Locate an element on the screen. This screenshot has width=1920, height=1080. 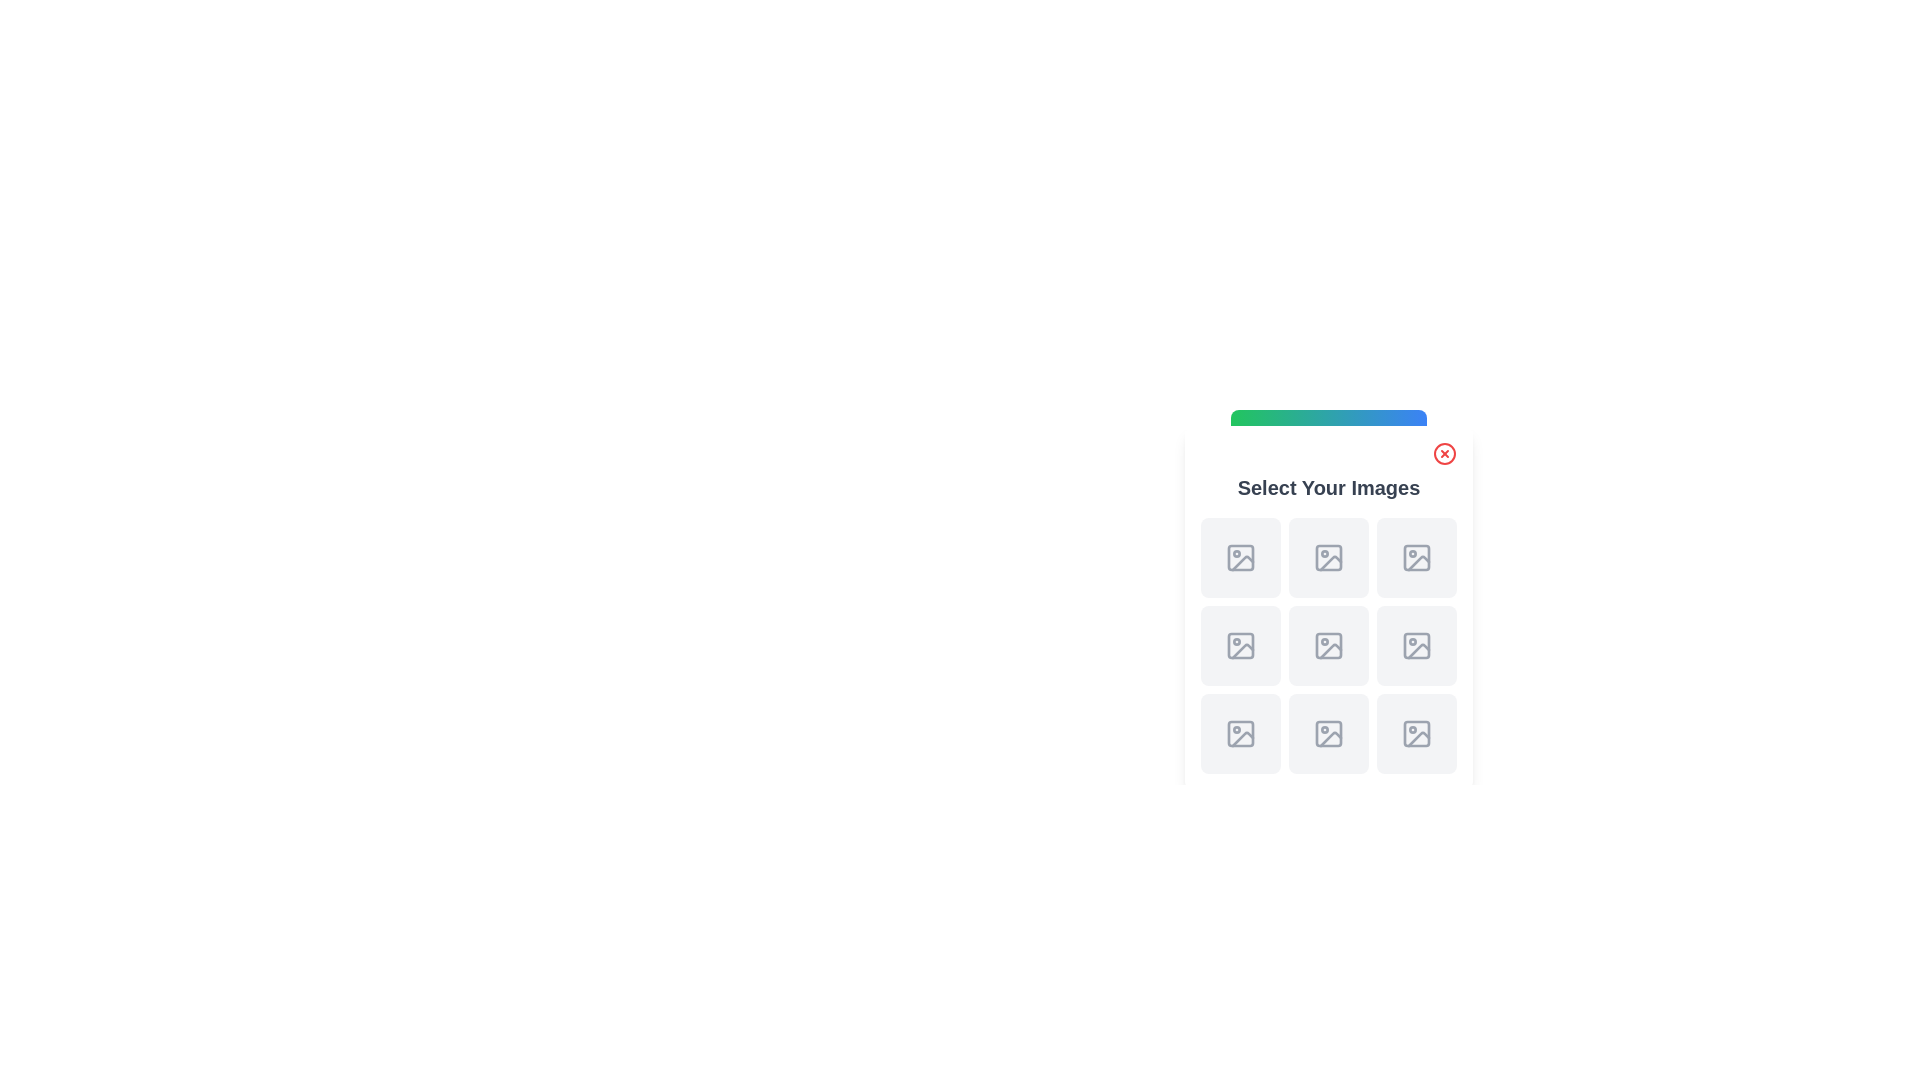
an image onto the image upload button located in the middle of the second row and second column of a 3x3 grid layout is located at coordinates (1329, 645).